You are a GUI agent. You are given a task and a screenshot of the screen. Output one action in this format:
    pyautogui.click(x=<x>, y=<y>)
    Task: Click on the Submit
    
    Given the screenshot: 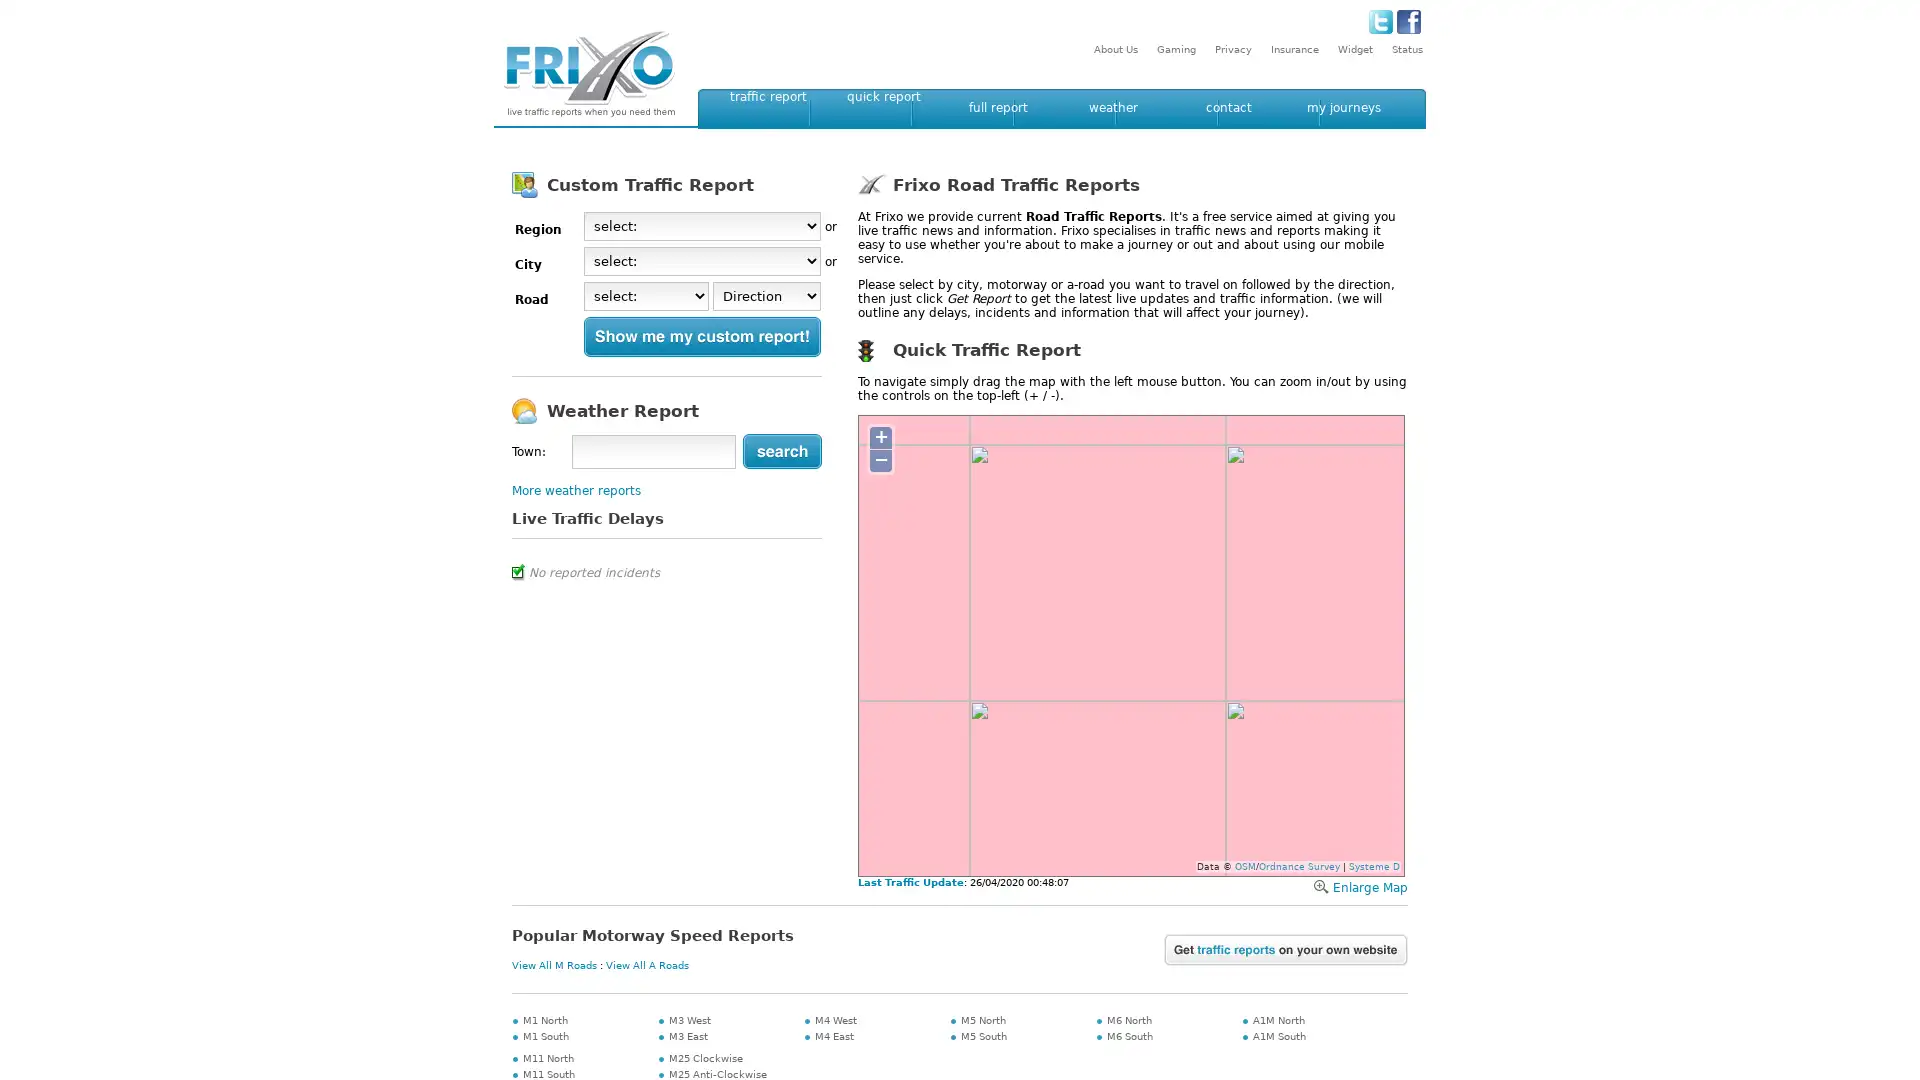 What is the action you would take?
    pyautogui.click(x=702, y=335)
    